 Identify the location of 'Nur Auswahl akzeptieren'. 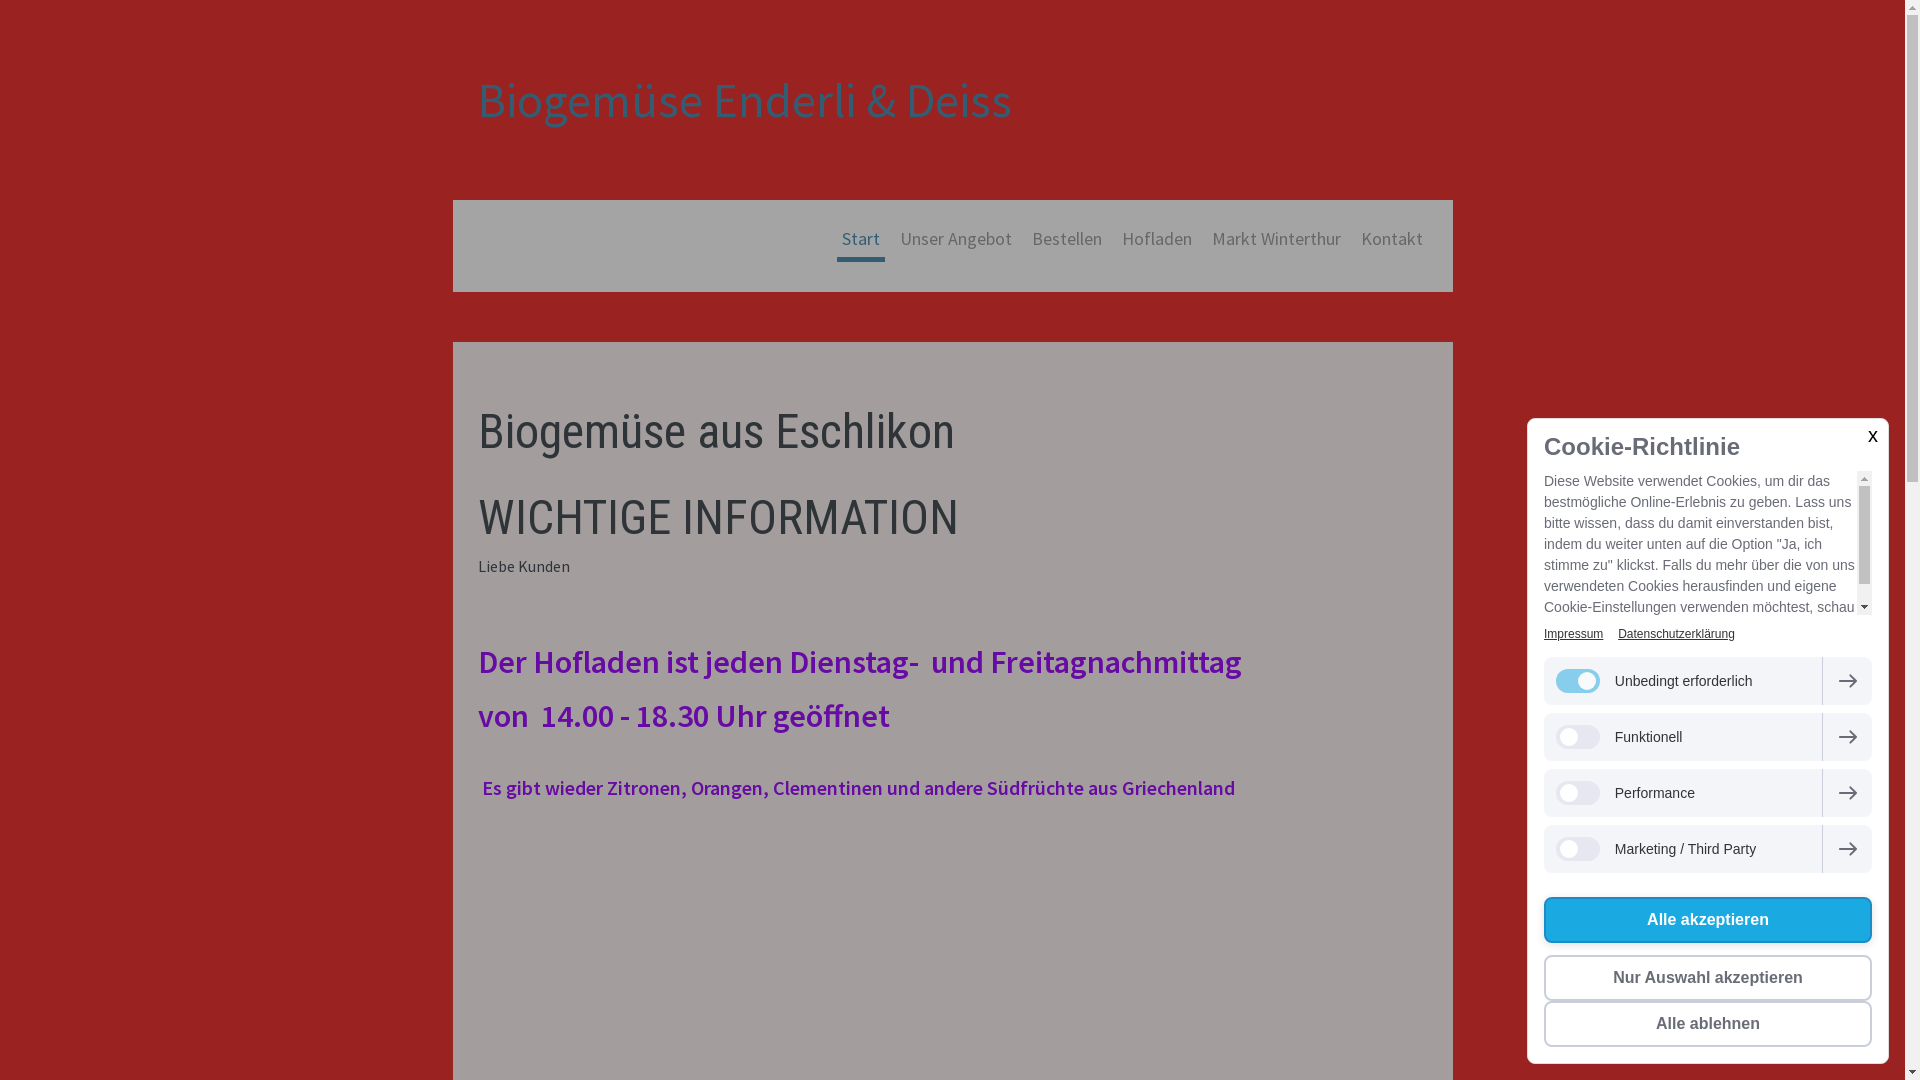
(1707, 977).